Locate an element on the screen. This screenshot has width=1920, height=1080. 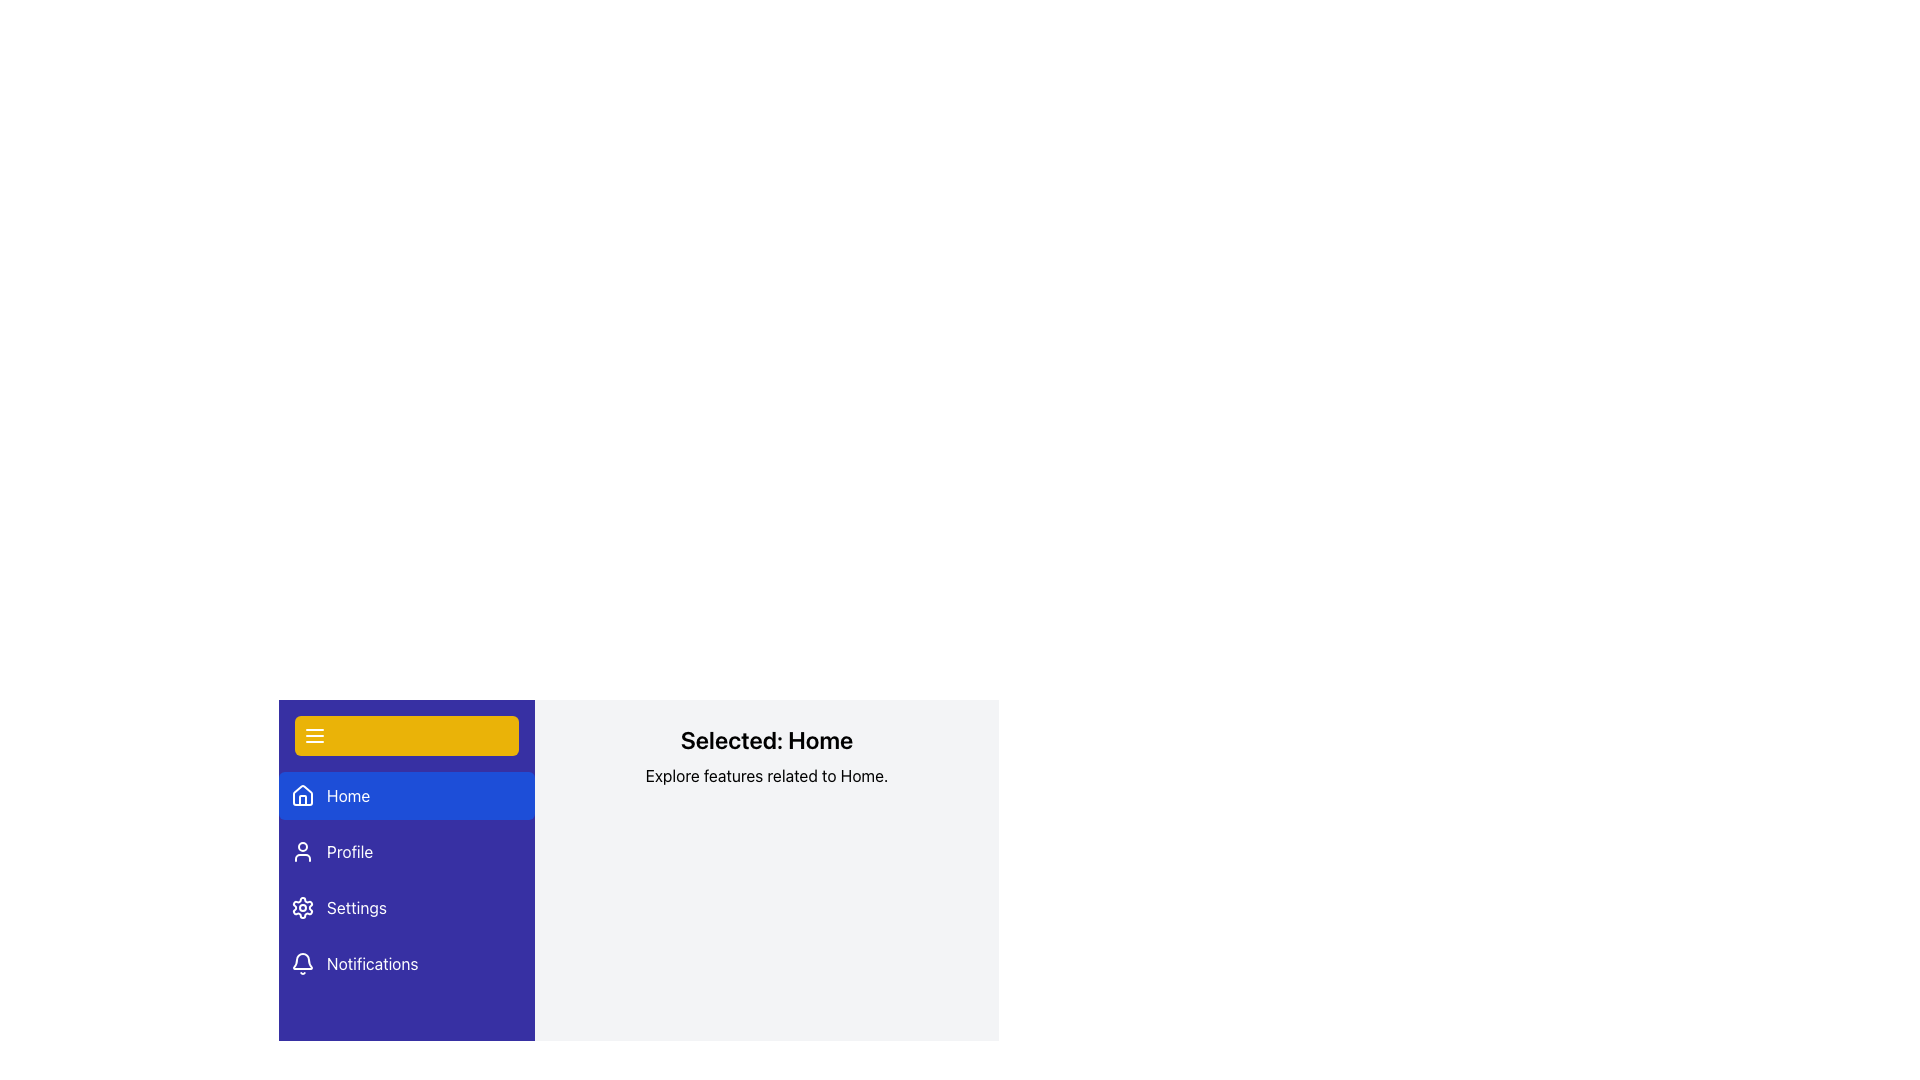
the hamburger menu icon with a yellow background and white lines is located at coordinates (314, 736).